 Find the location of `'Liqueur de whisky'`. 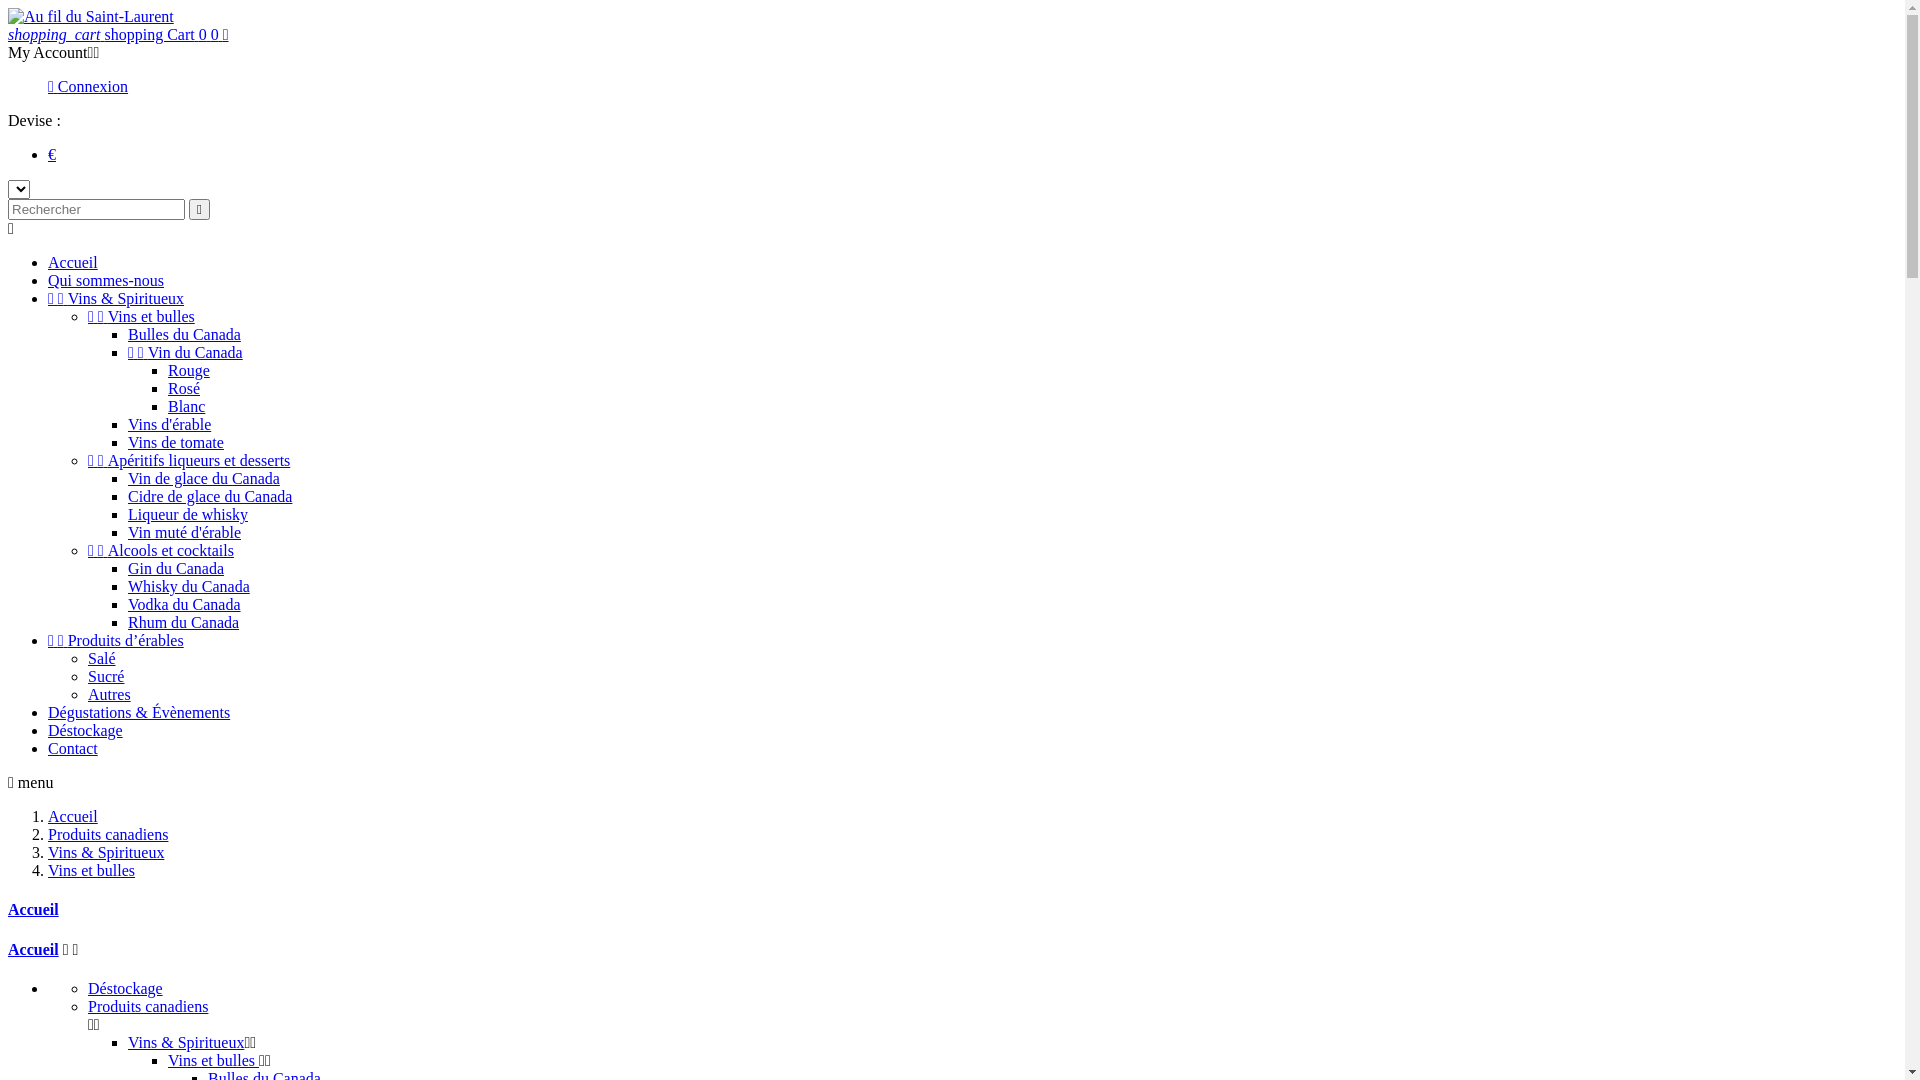

'Liqueur de whisky' is located at coordinates (127, 513).